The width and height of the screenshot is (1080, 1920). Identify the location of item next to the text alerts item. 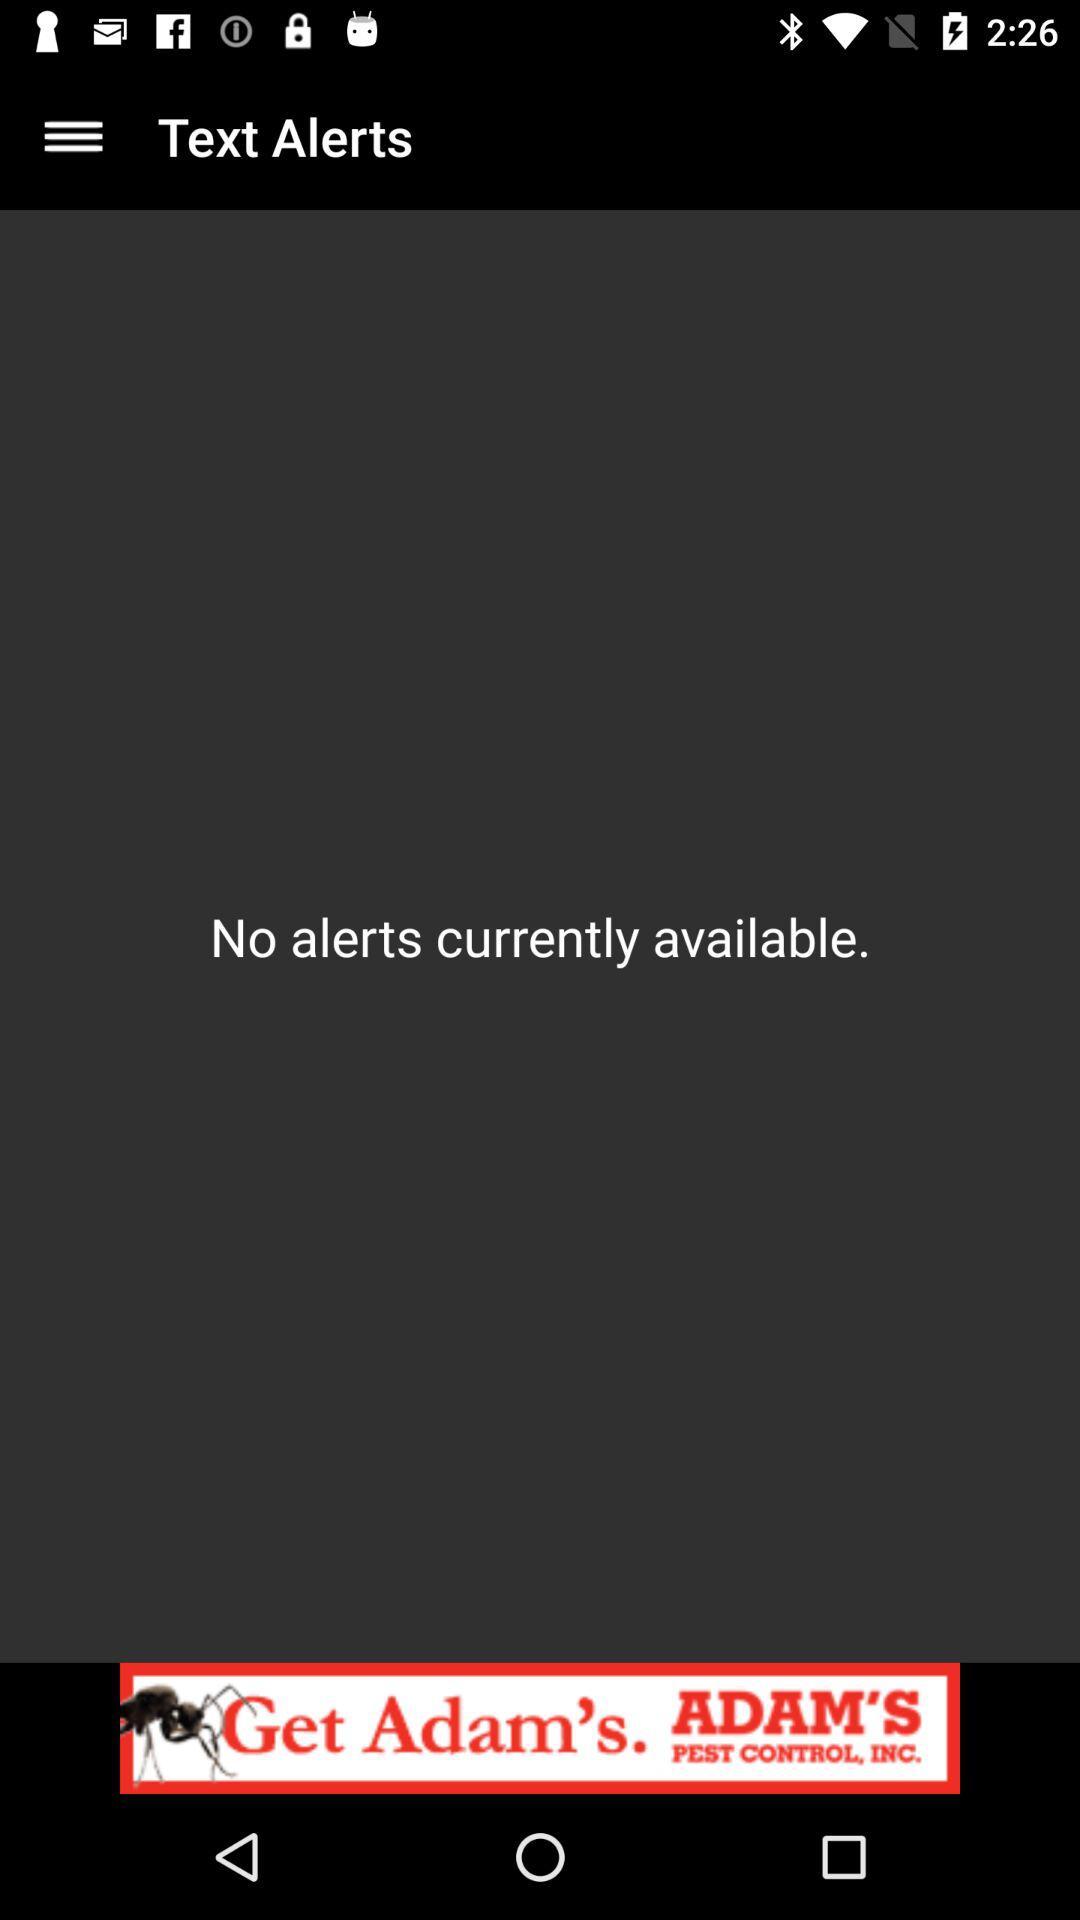
(72, 135).